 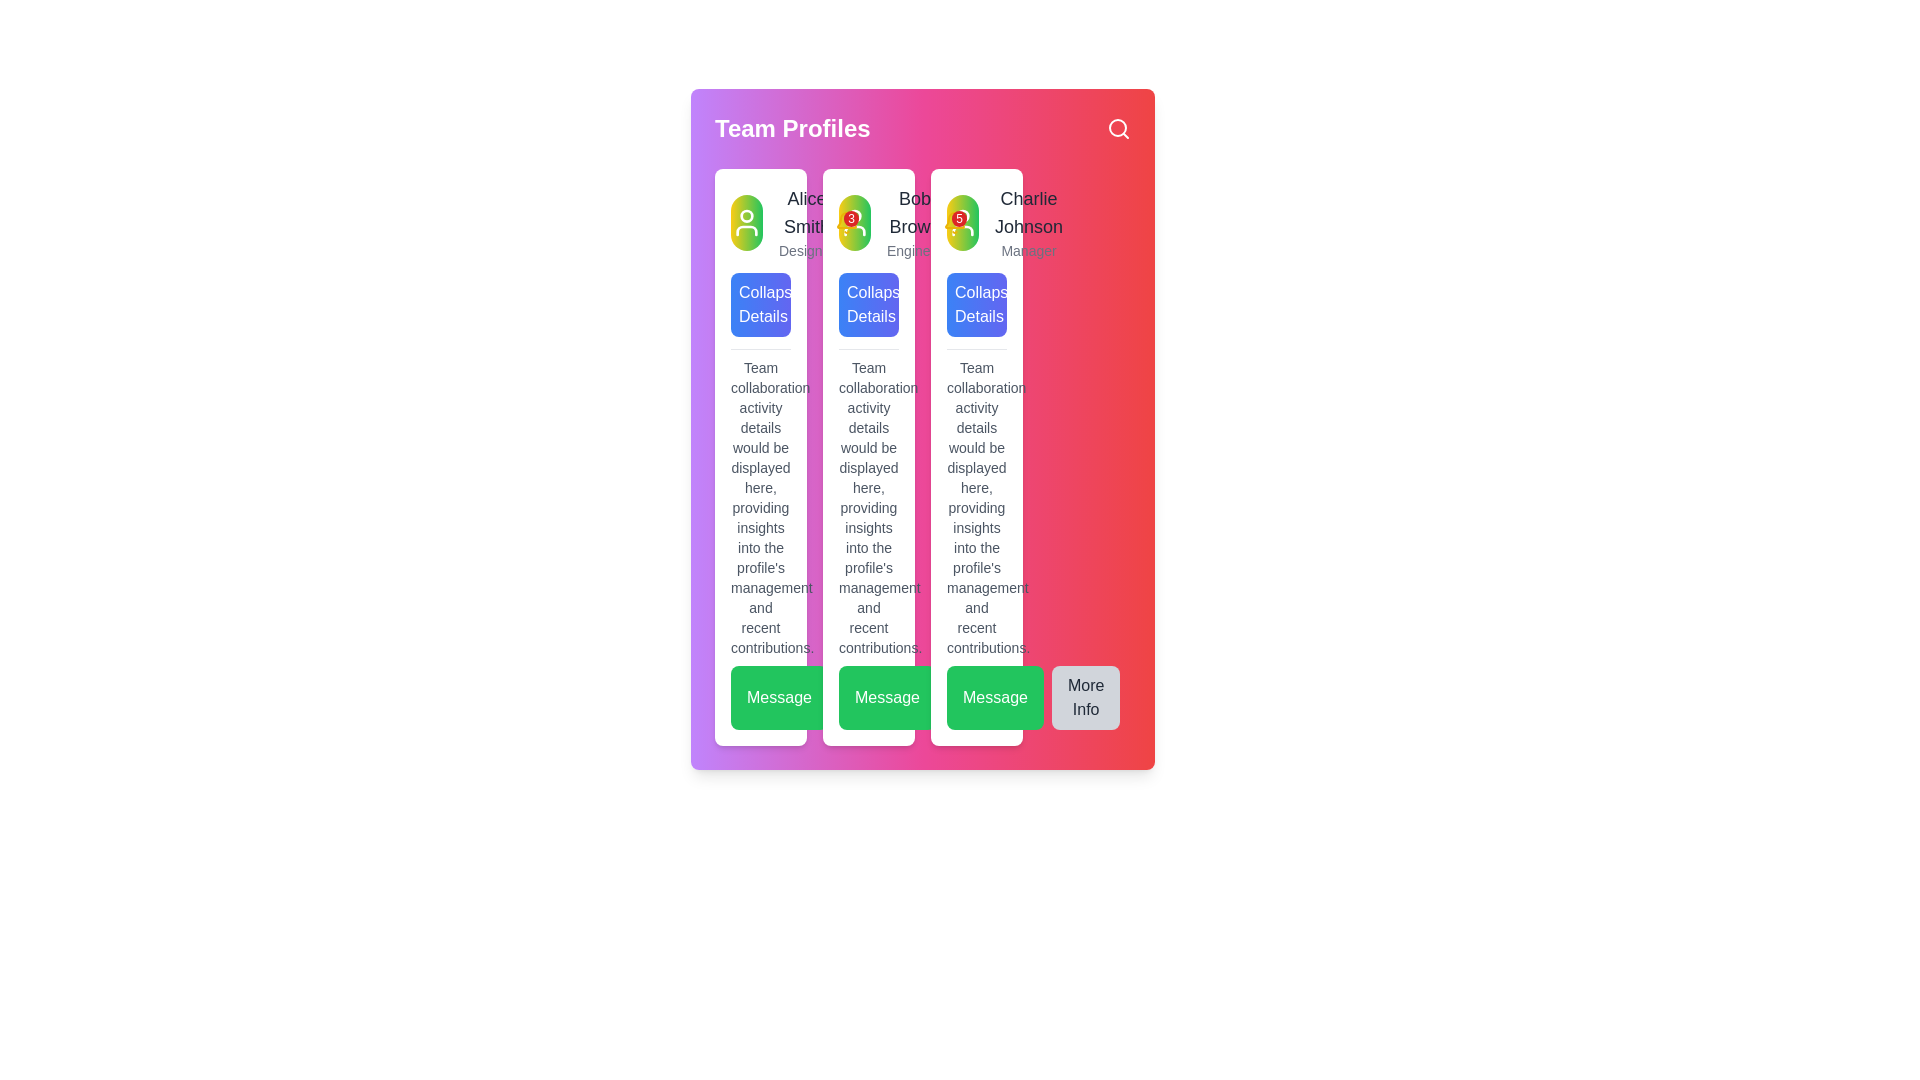 I want to click on the 'Message' button, which has a vibrant green background and white text, to observe the hover effect, so click(x=778, y=697).